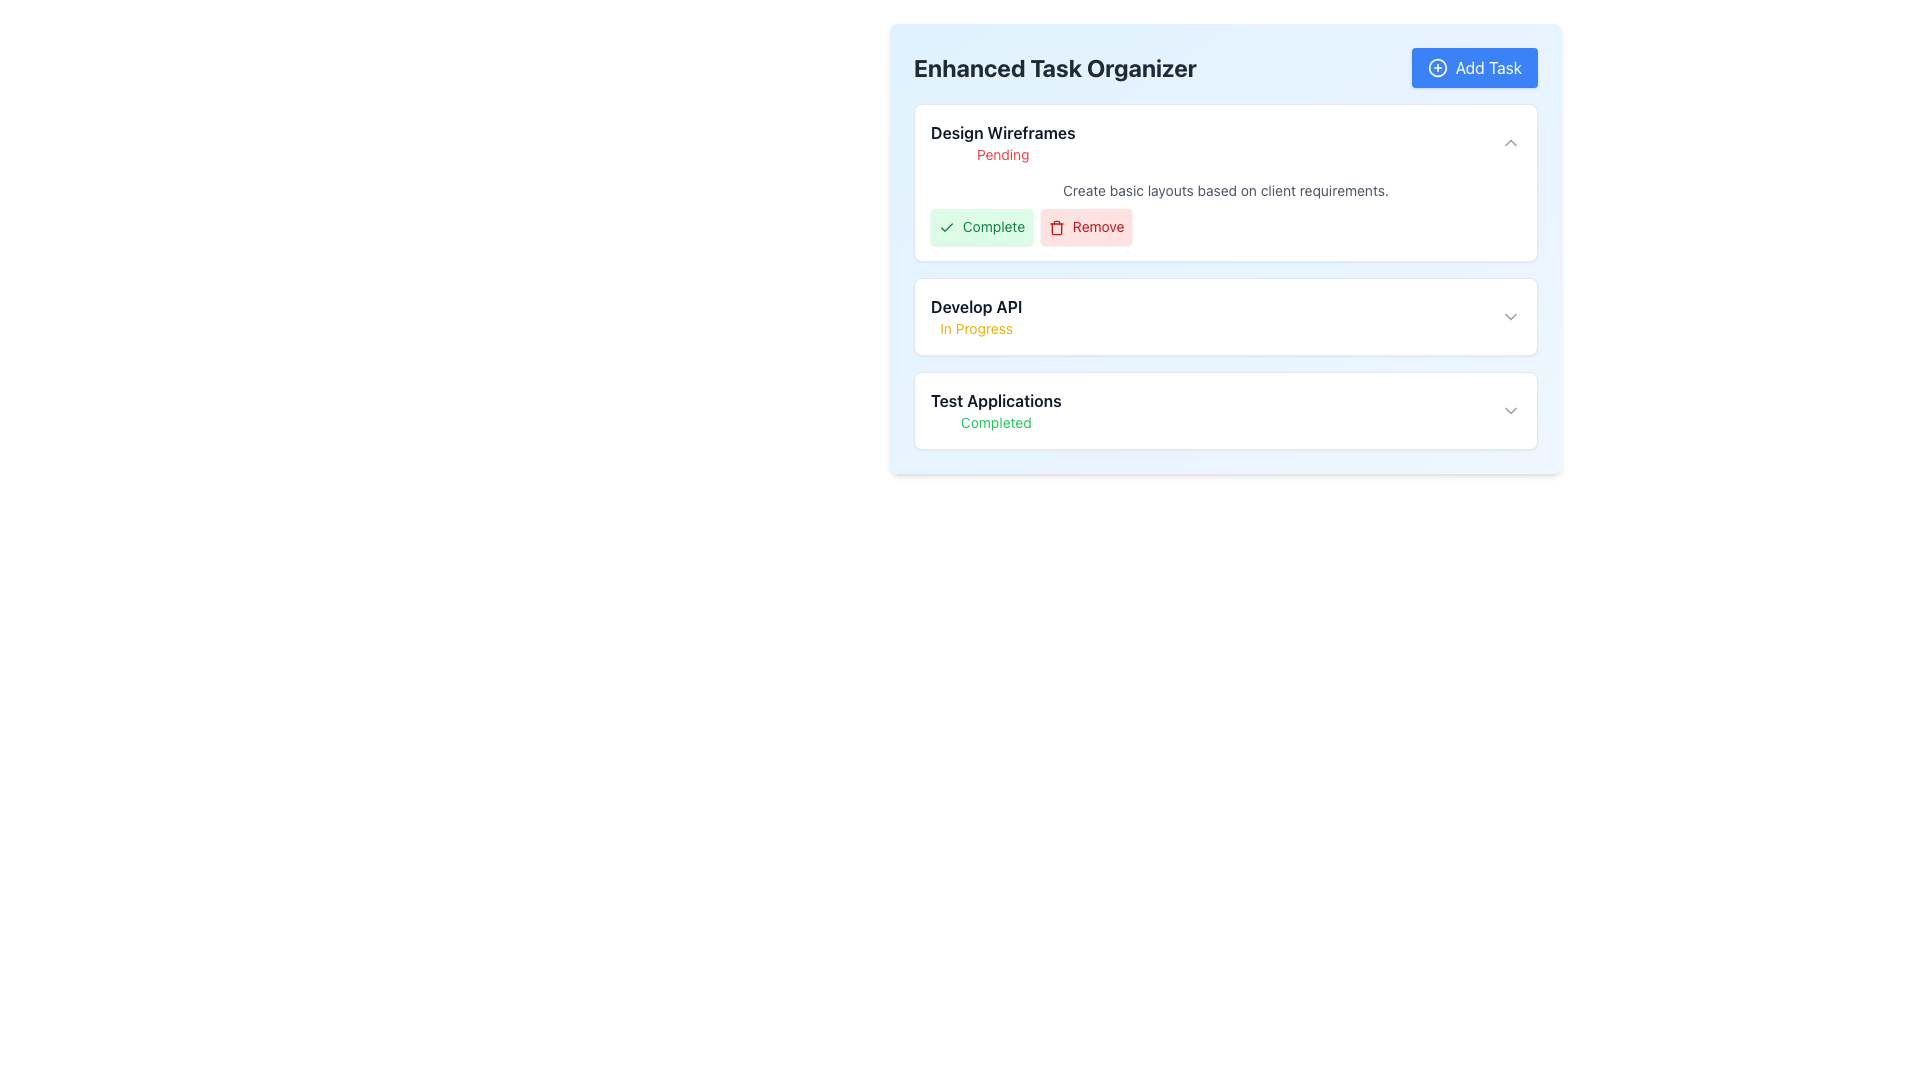 The width and height of the screenshot is (1920, 1080). What do you see at coordinates (1474, 67) in the screenshot?
I see `the 'Add Task' button, which is a rectangular button with rounded corners, blue background, and white text located at the top-right corner of the 'Enhanced Task Organizer' box` at bounding box center [1474, 67].